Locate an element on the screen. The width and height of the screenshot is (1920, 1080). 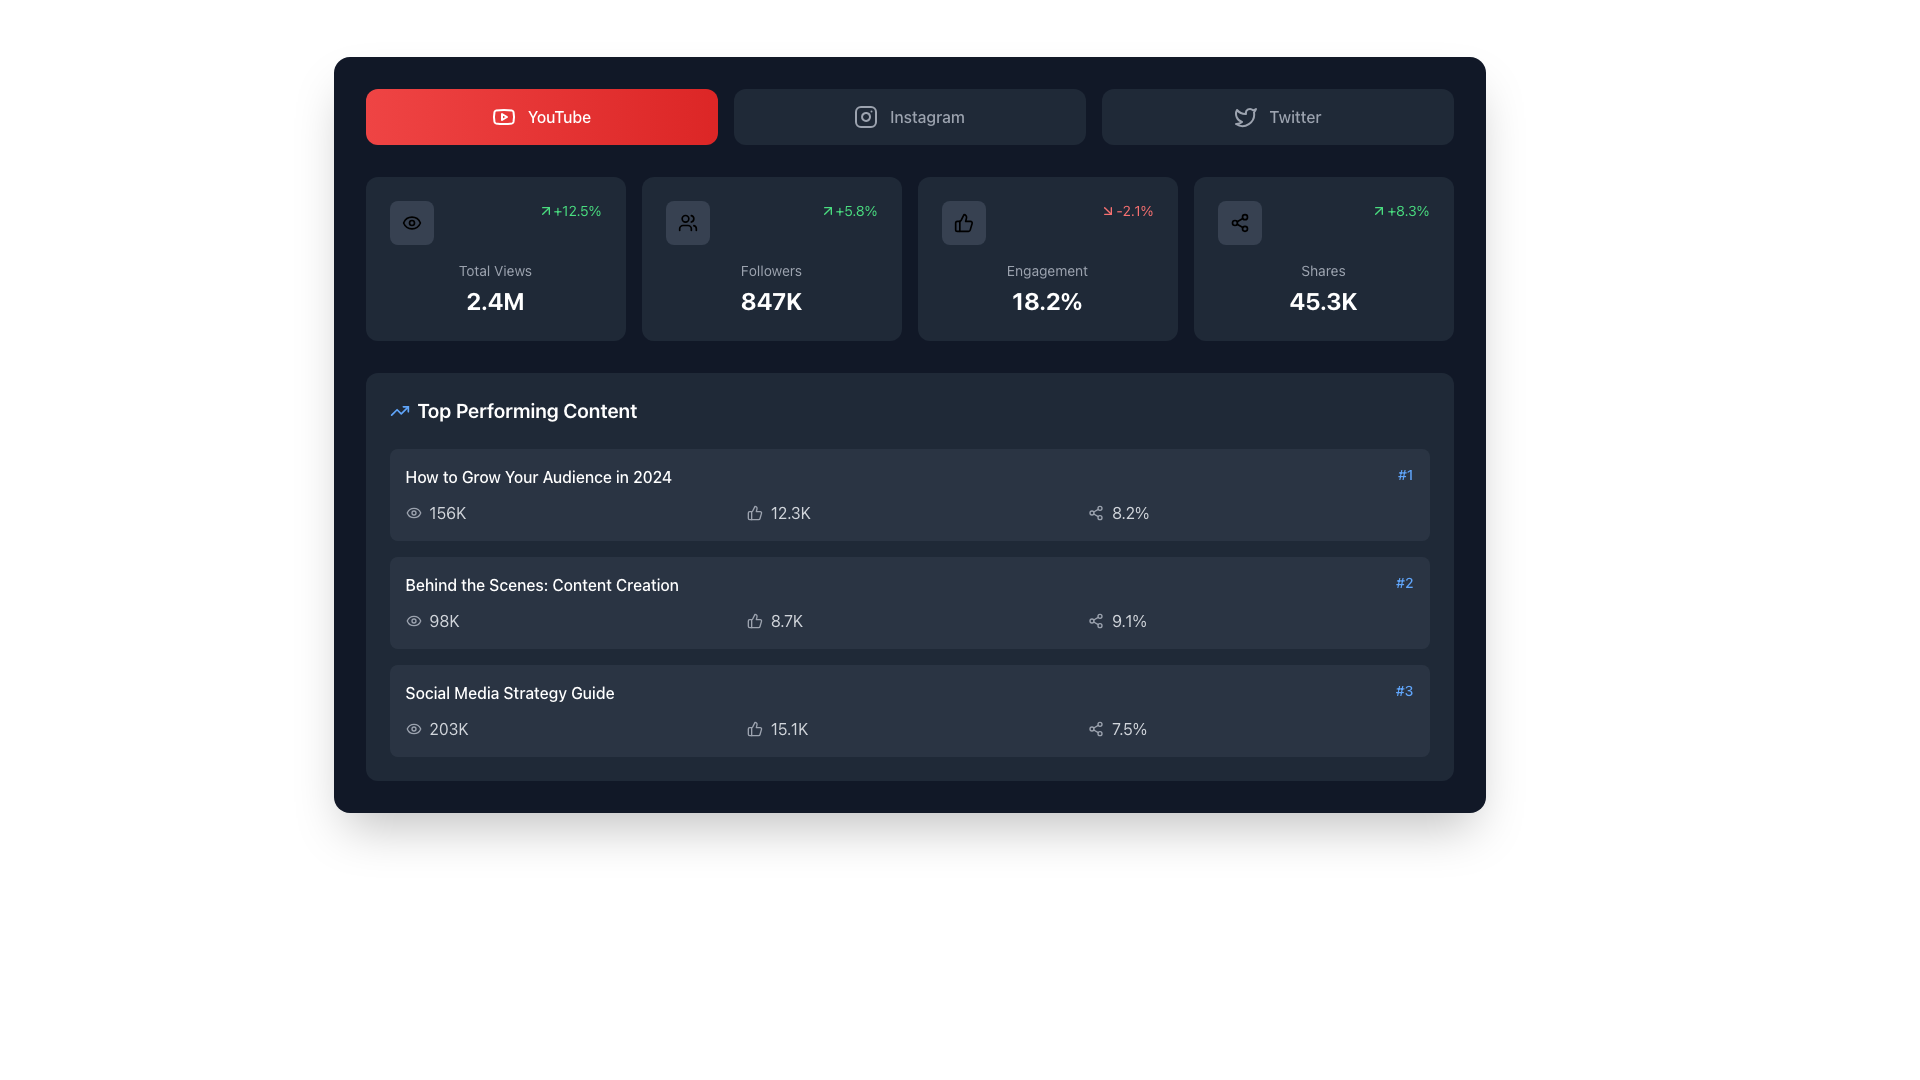
the numeric text label '9.1%' displayed in gray on a dark background, positioned in the middle-right section of the content item card is located at coordinates (1129, 620).